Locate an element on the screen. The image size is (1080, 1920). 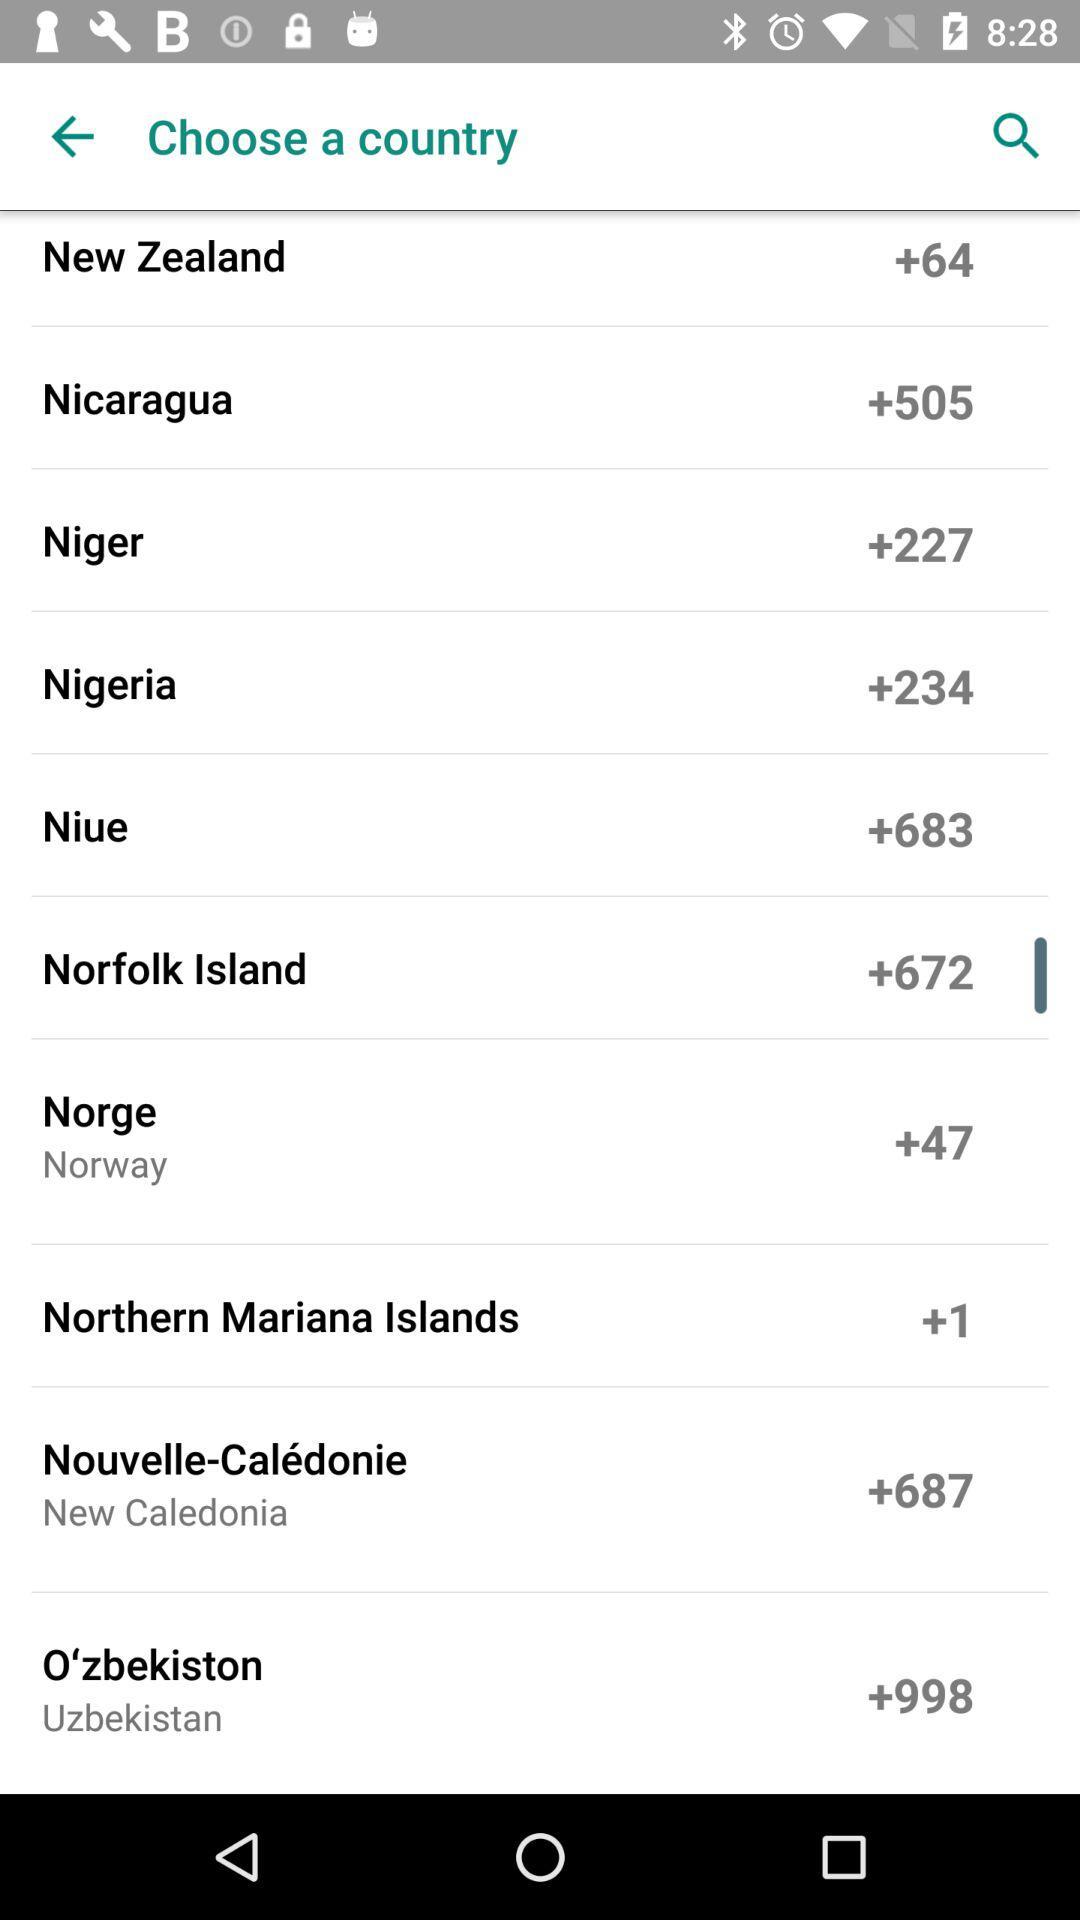
new zealand icon is located at coordinates (163, 253).